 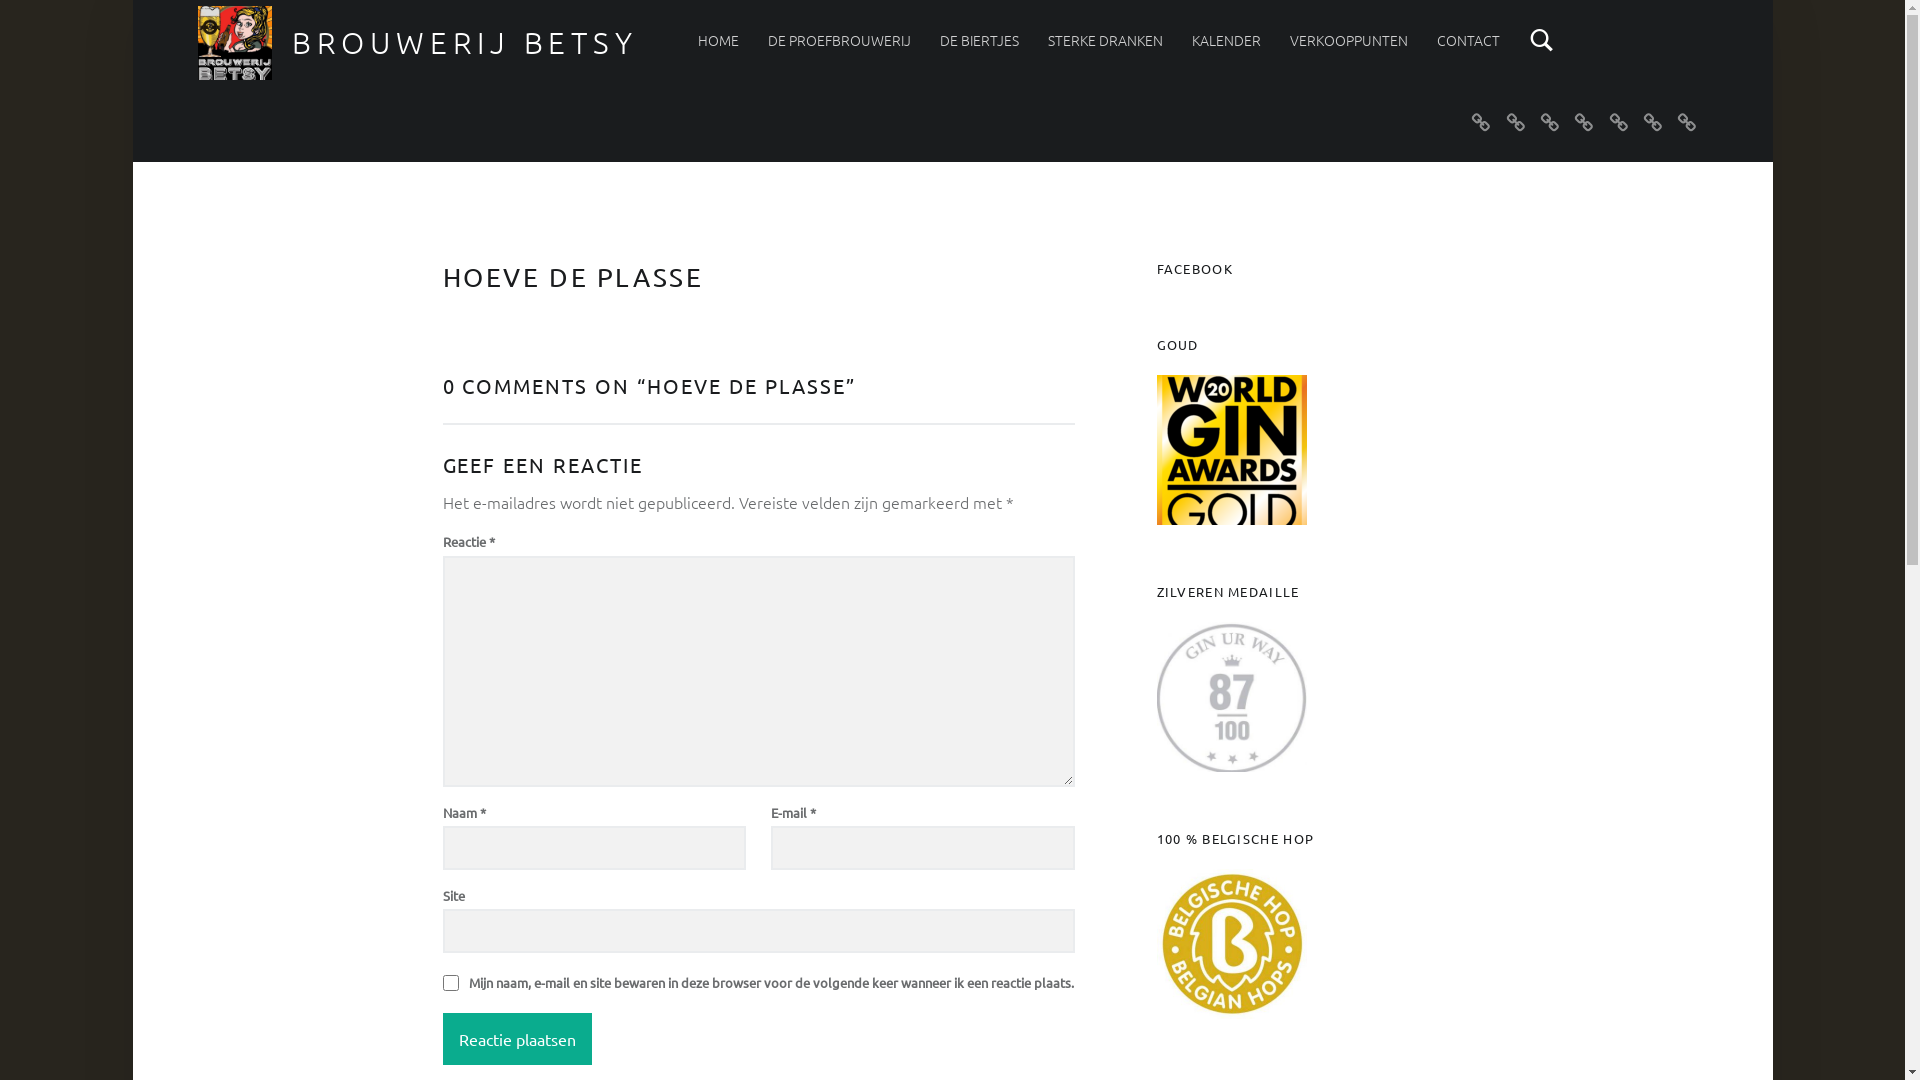 What do you see at coordinates (767, 39) in the screenshot?
I see `'DE PROEFBROUWERIJ'` at bounding box center [767, 39].